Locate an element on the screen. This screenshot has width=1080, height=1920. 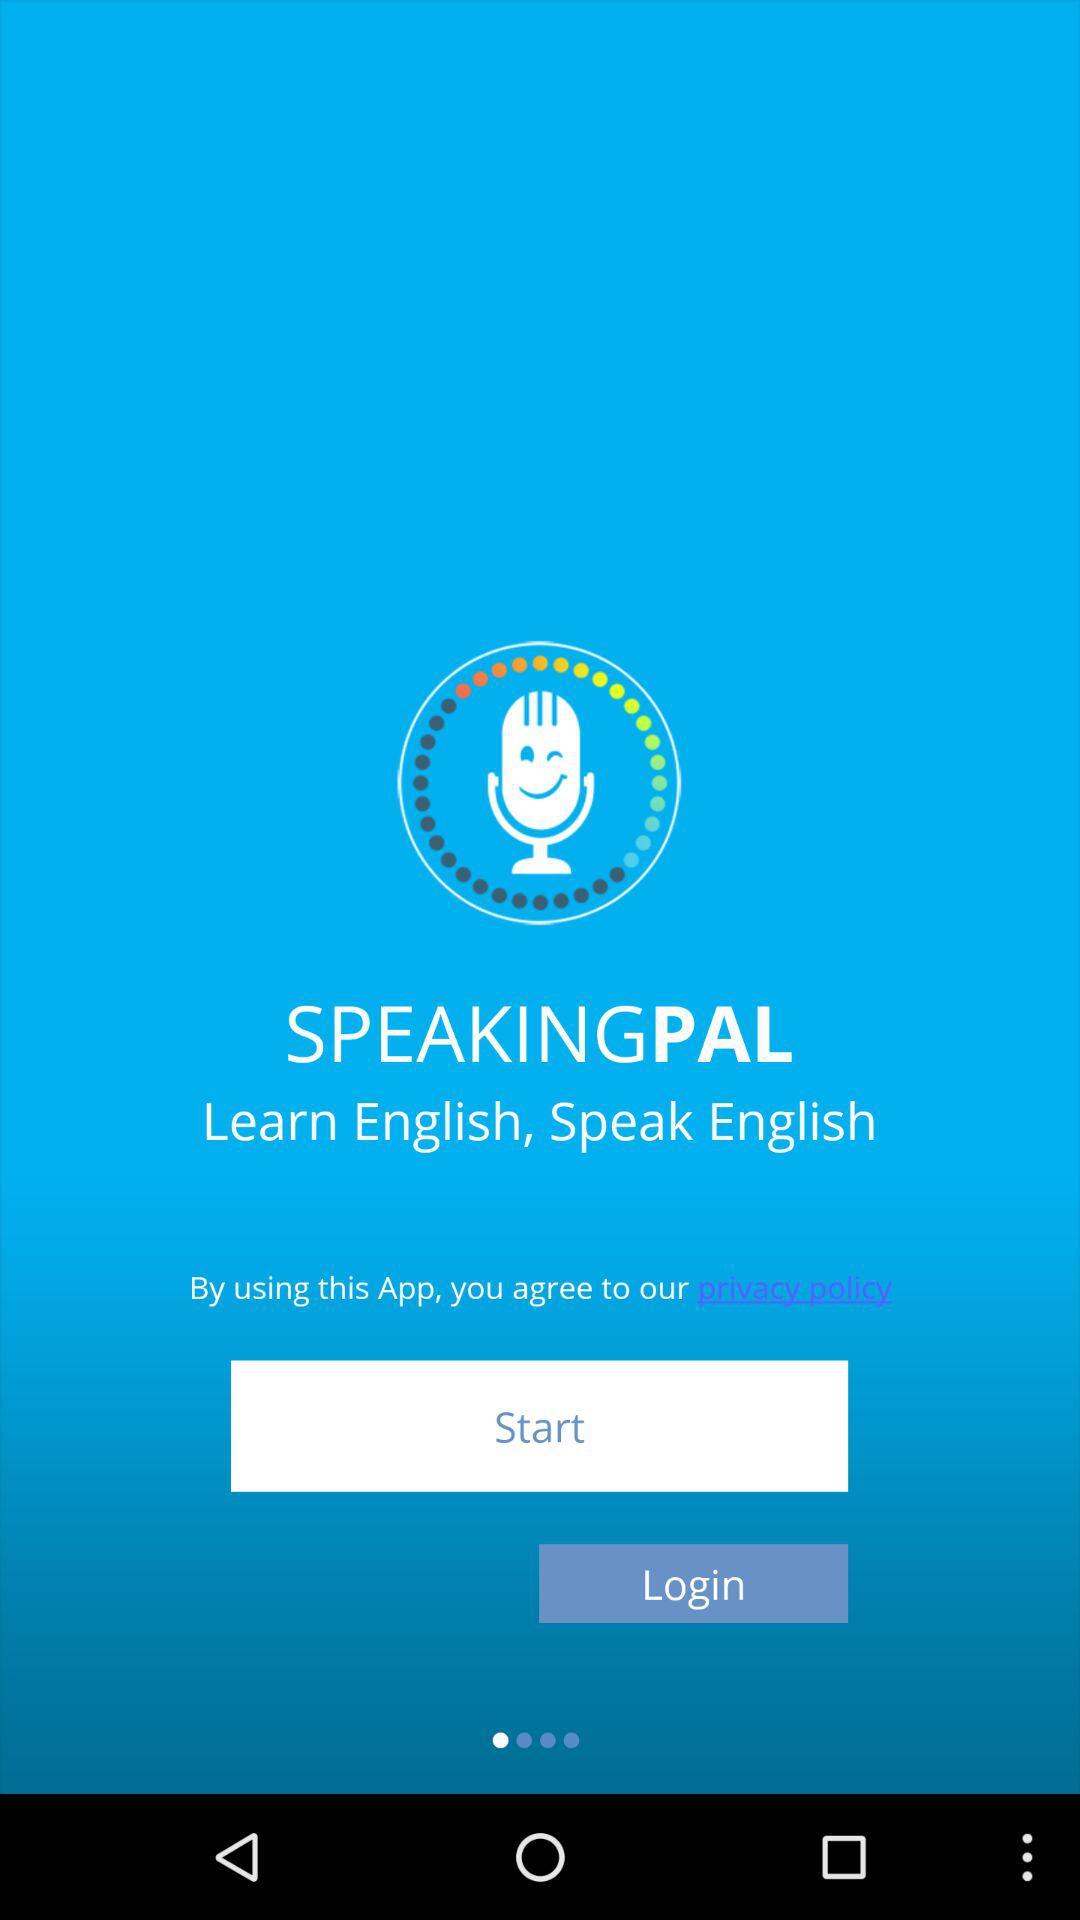
the start item is located at coordinates (538, 1425).